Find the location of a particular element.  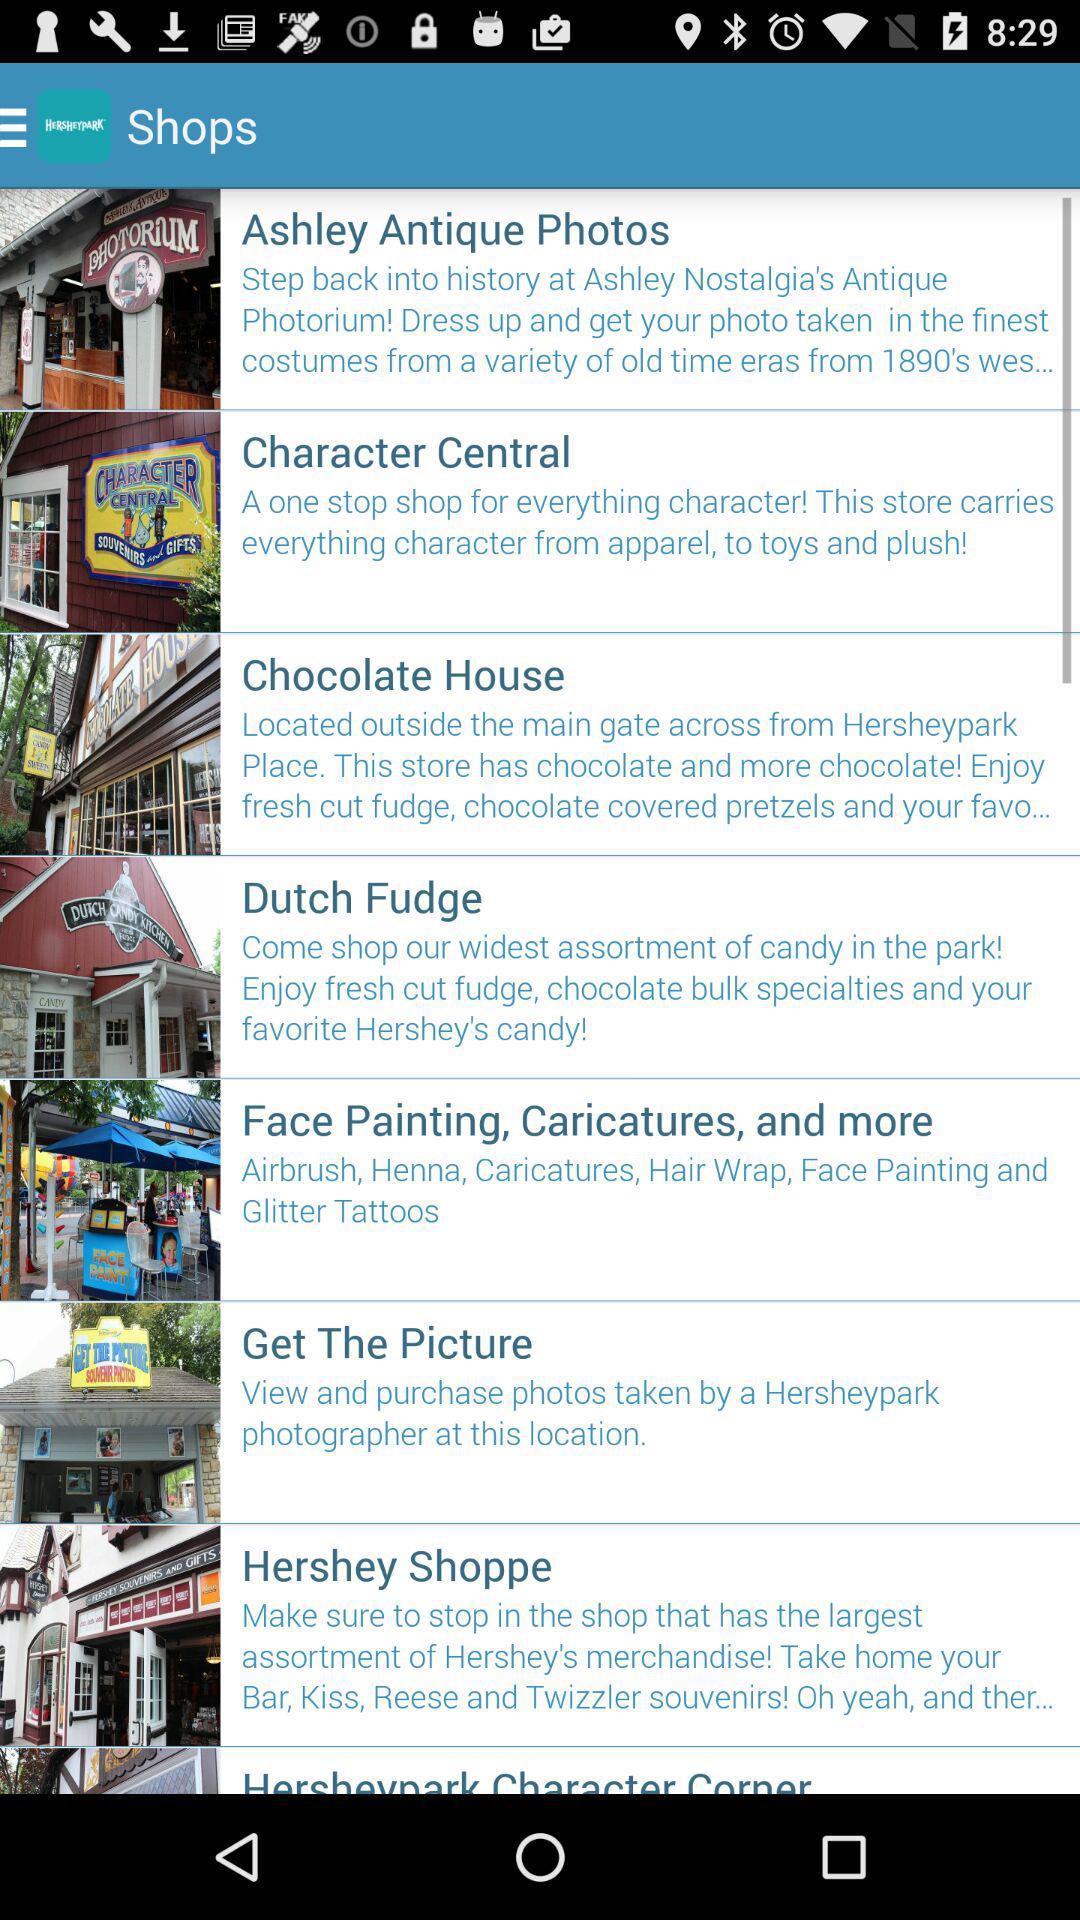

view and purchase icon is located at coordinates (650, 1441).